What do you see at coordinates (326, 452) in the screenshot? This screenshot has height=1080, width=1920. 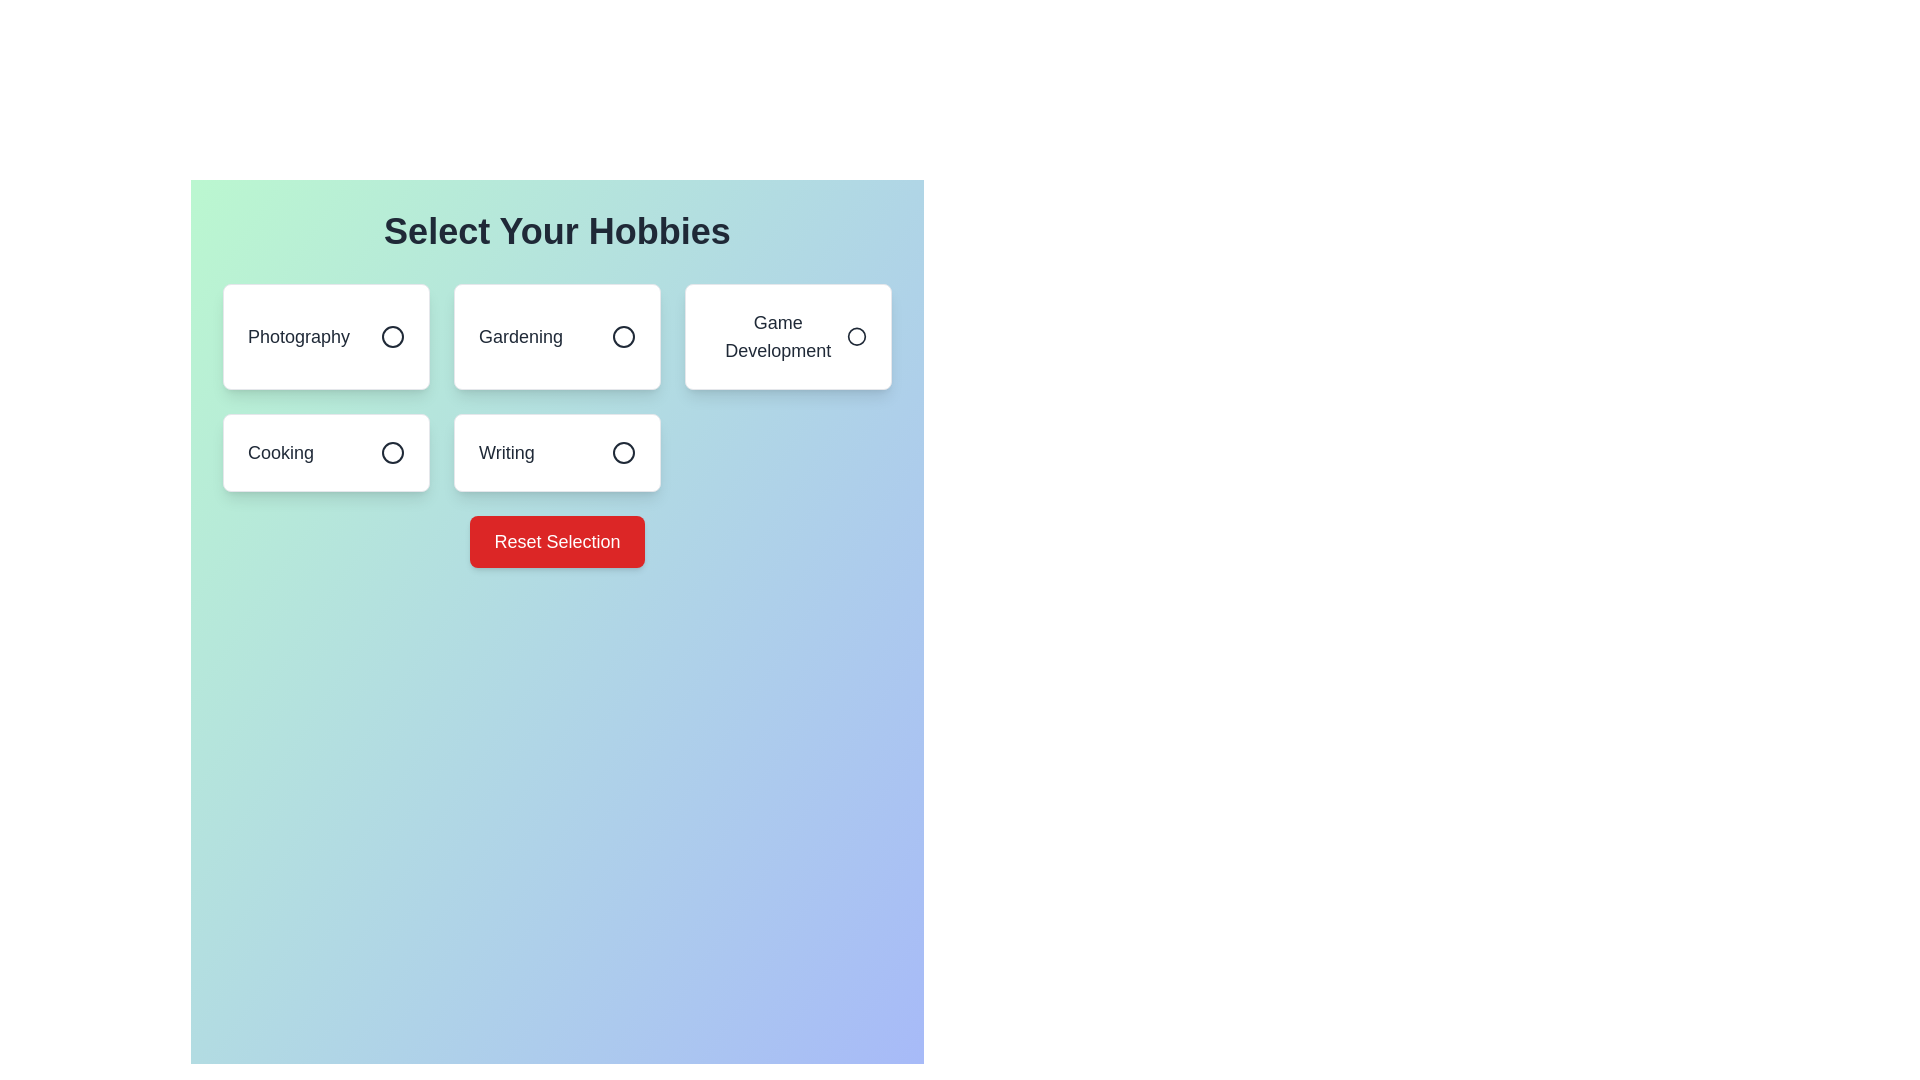 I see `the hobby item Cooking` at bounding box center [326, 452].